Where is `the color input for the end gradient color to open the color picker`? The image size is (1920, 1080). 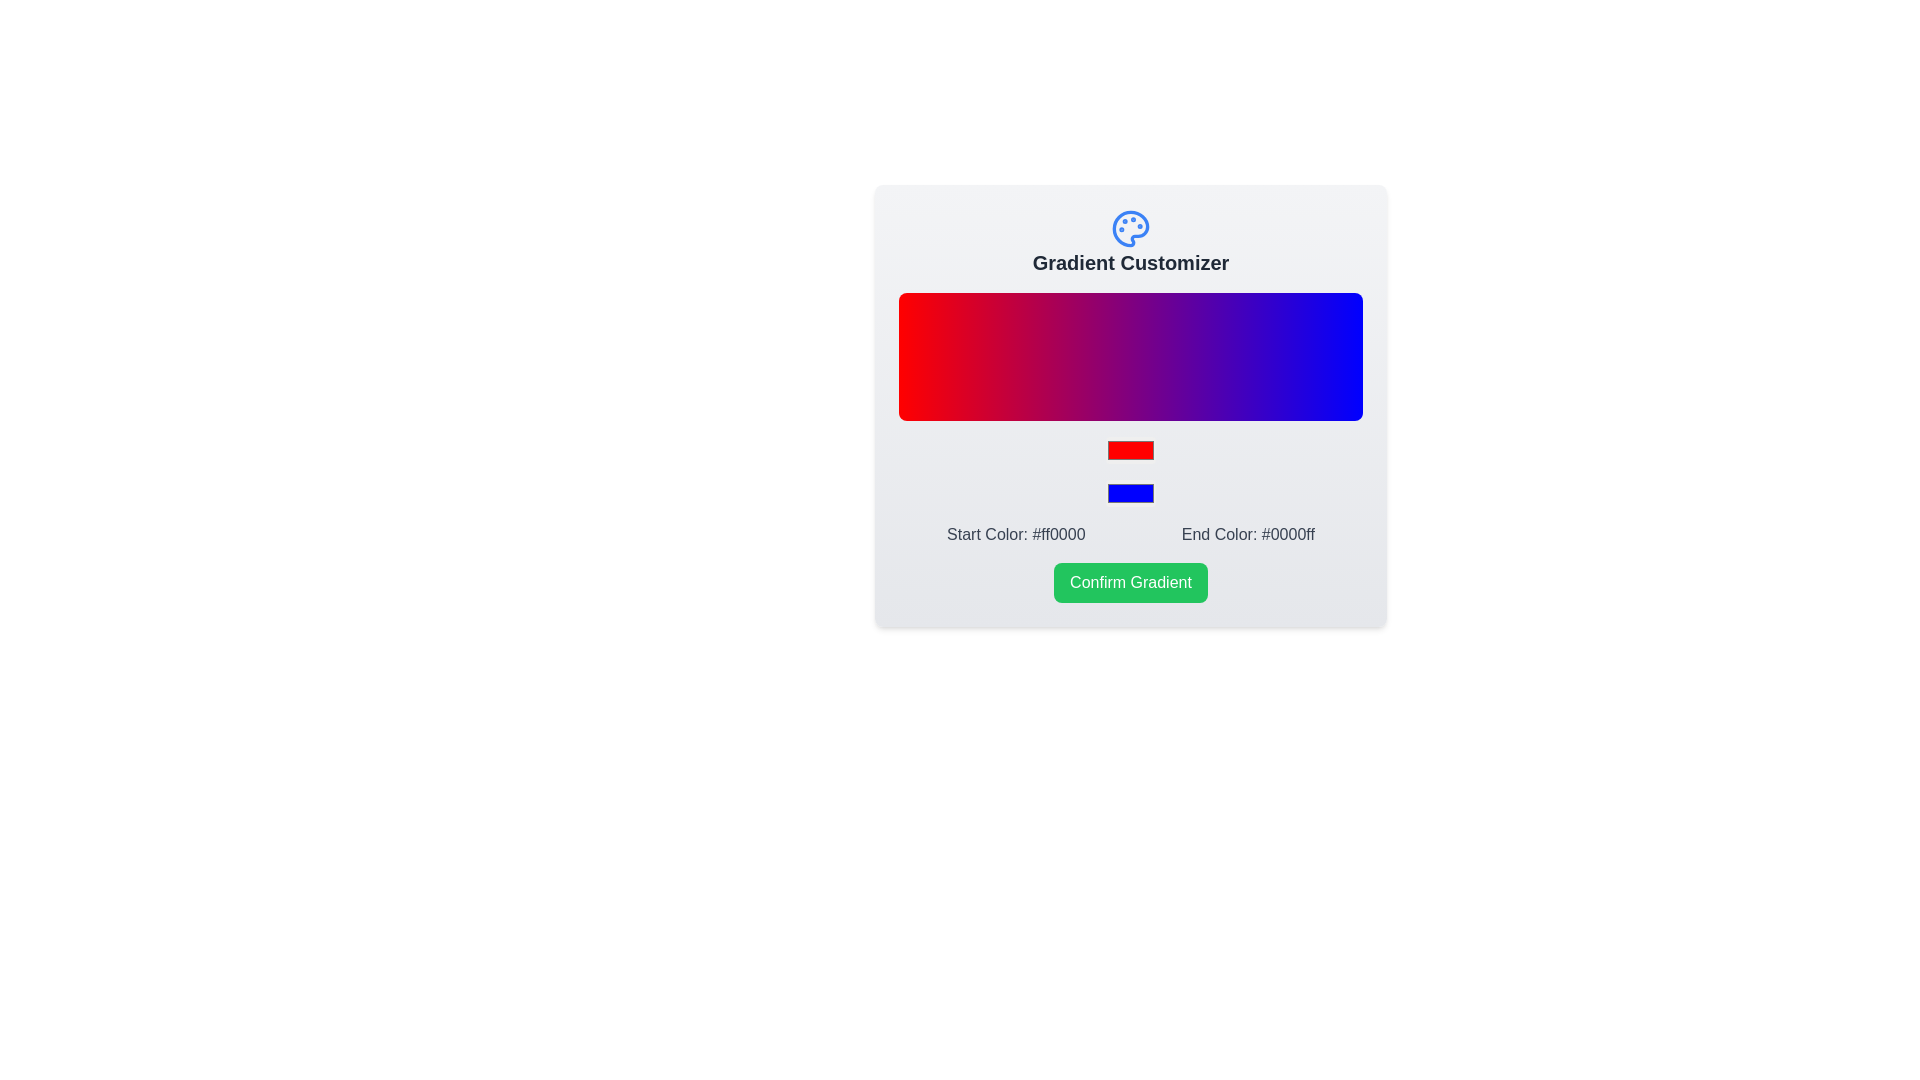
the color input for the end gradient color to open the color picker is located at coordinates (1131, 493).